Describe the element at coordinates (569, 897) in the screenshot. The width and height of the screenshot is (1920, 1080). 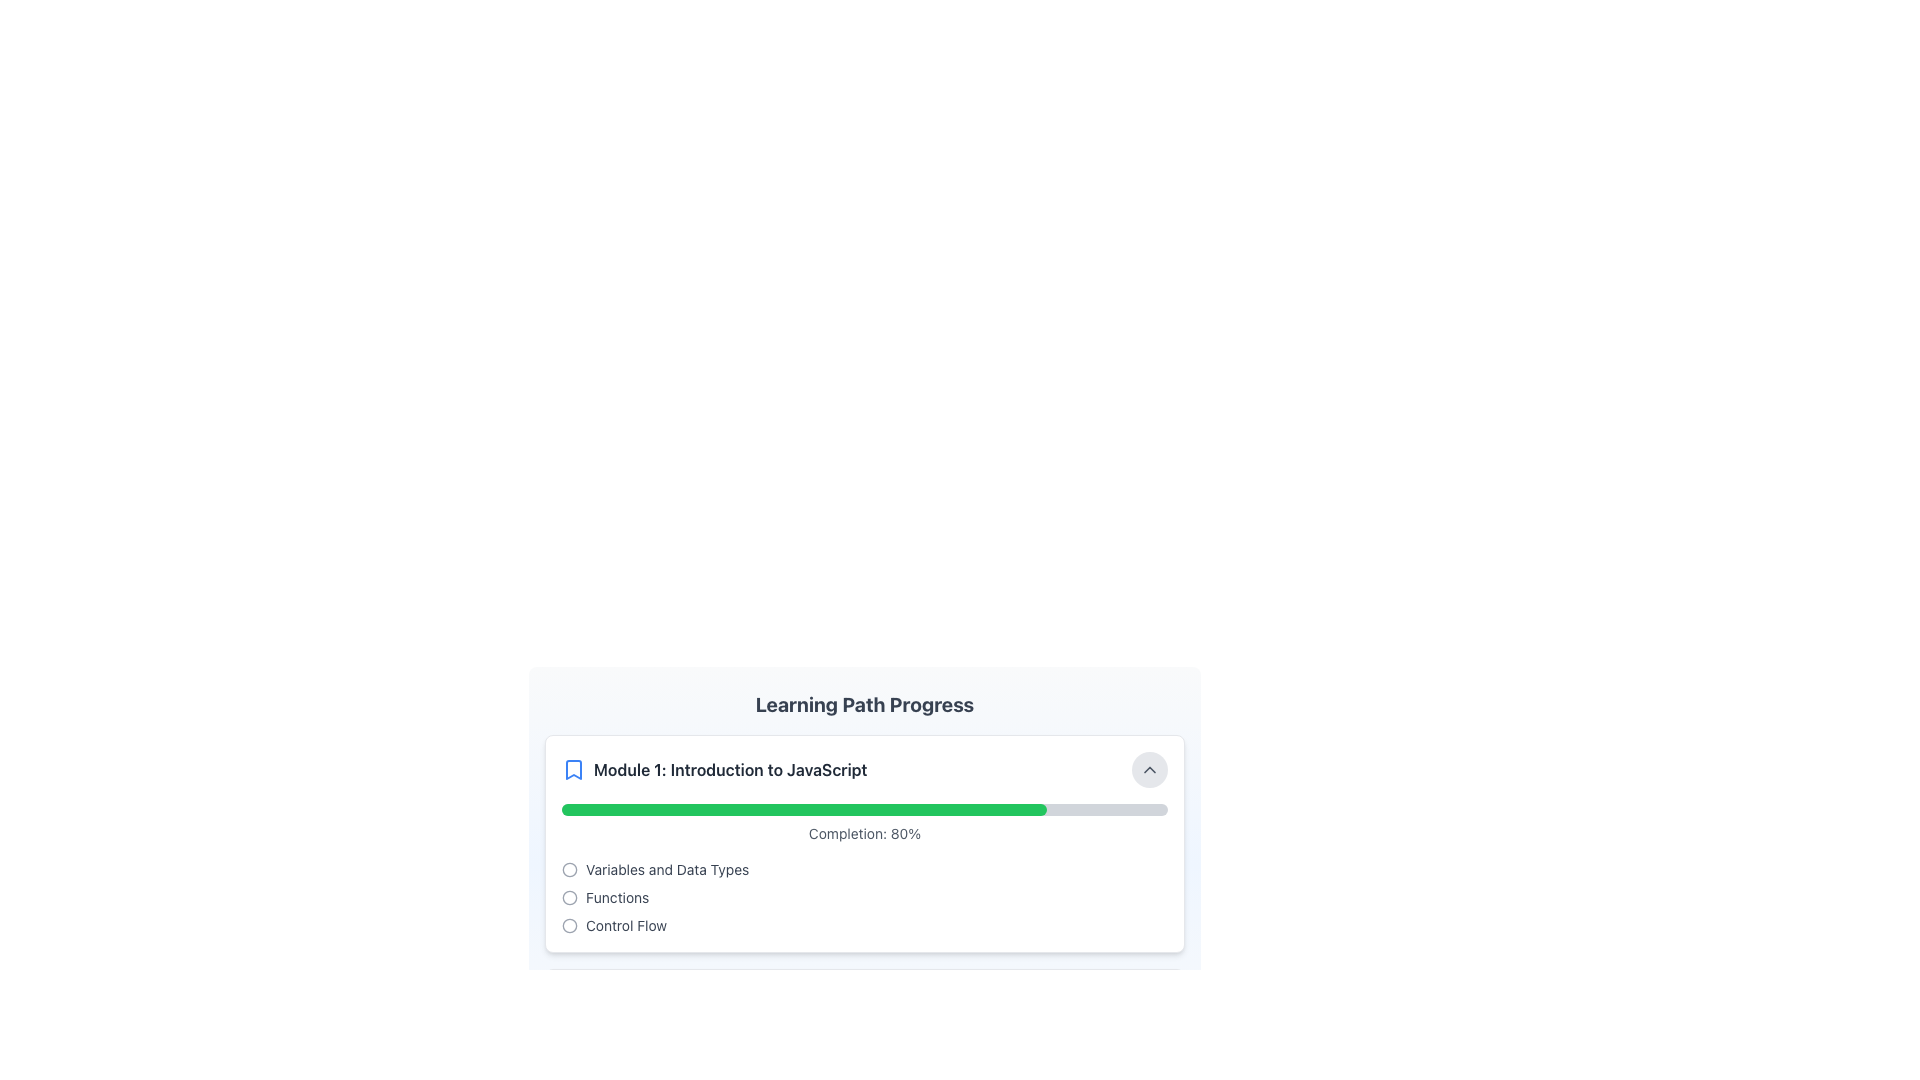
I see `properties of the SVG Circle element that visually represents the status indicator for the 'Functions' label under 'Module 1: Introduction to JavaScript.'` at that location.